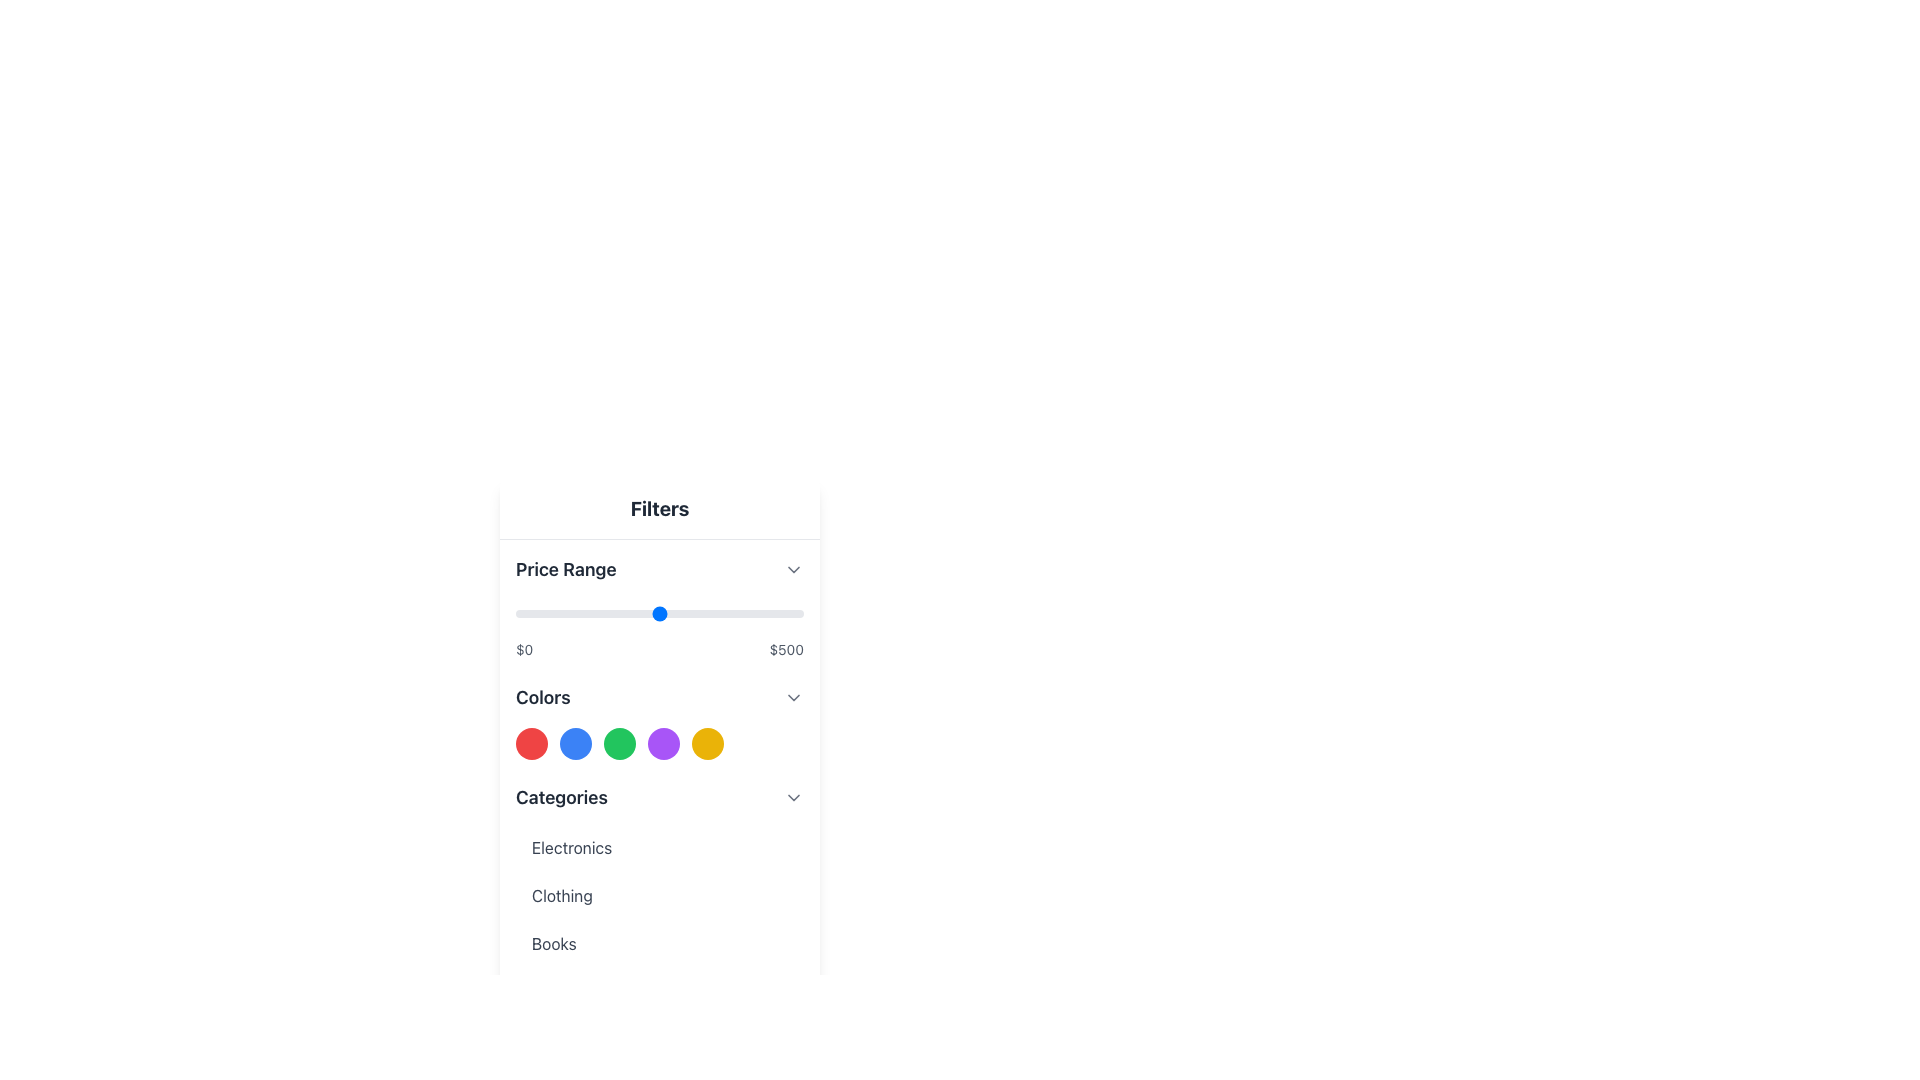 This screenshot has height=1080, width=1920. I want to click on the price range, so click(786, 612).